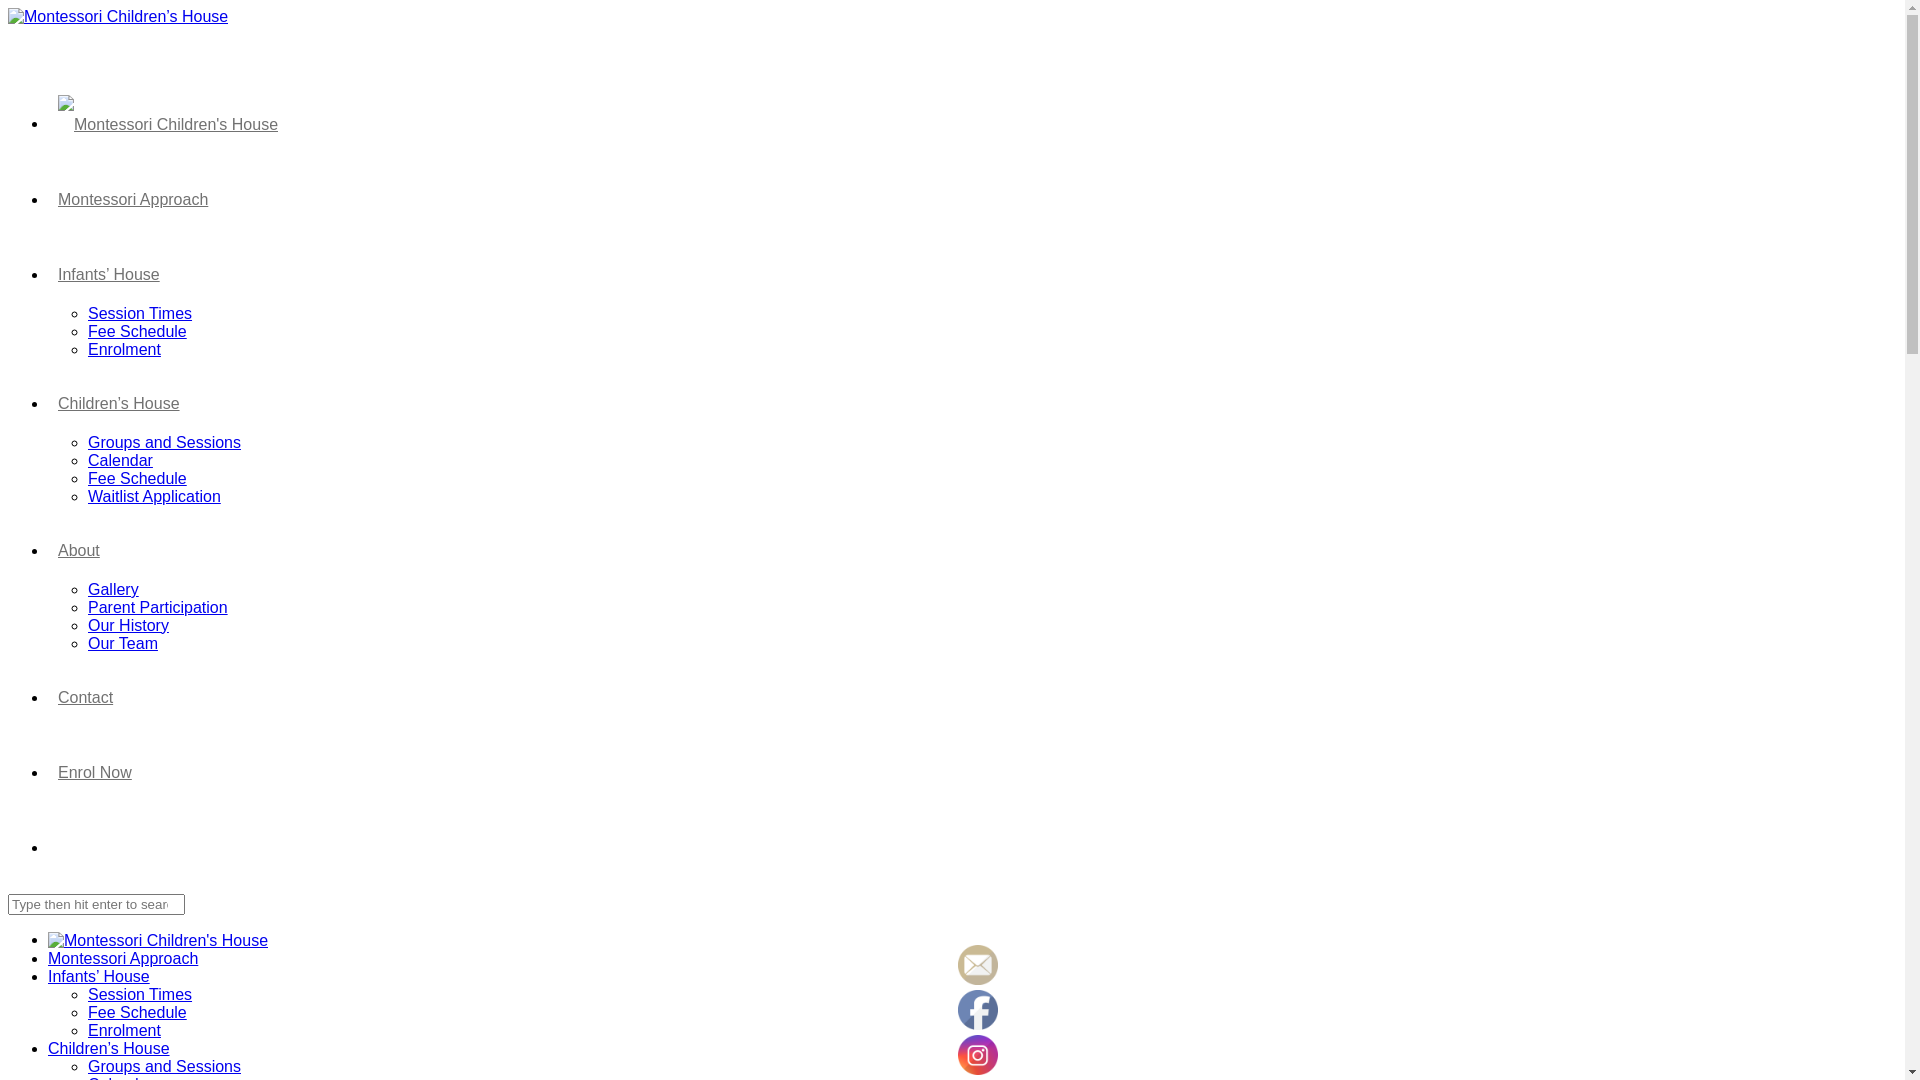 Image resolution: width=1920 pixels, height=1080 pixels. What do you see at coordinates (153, 495) in the screenshot?
I see `'Waitlist Application'` at bounding box center [153, 495].